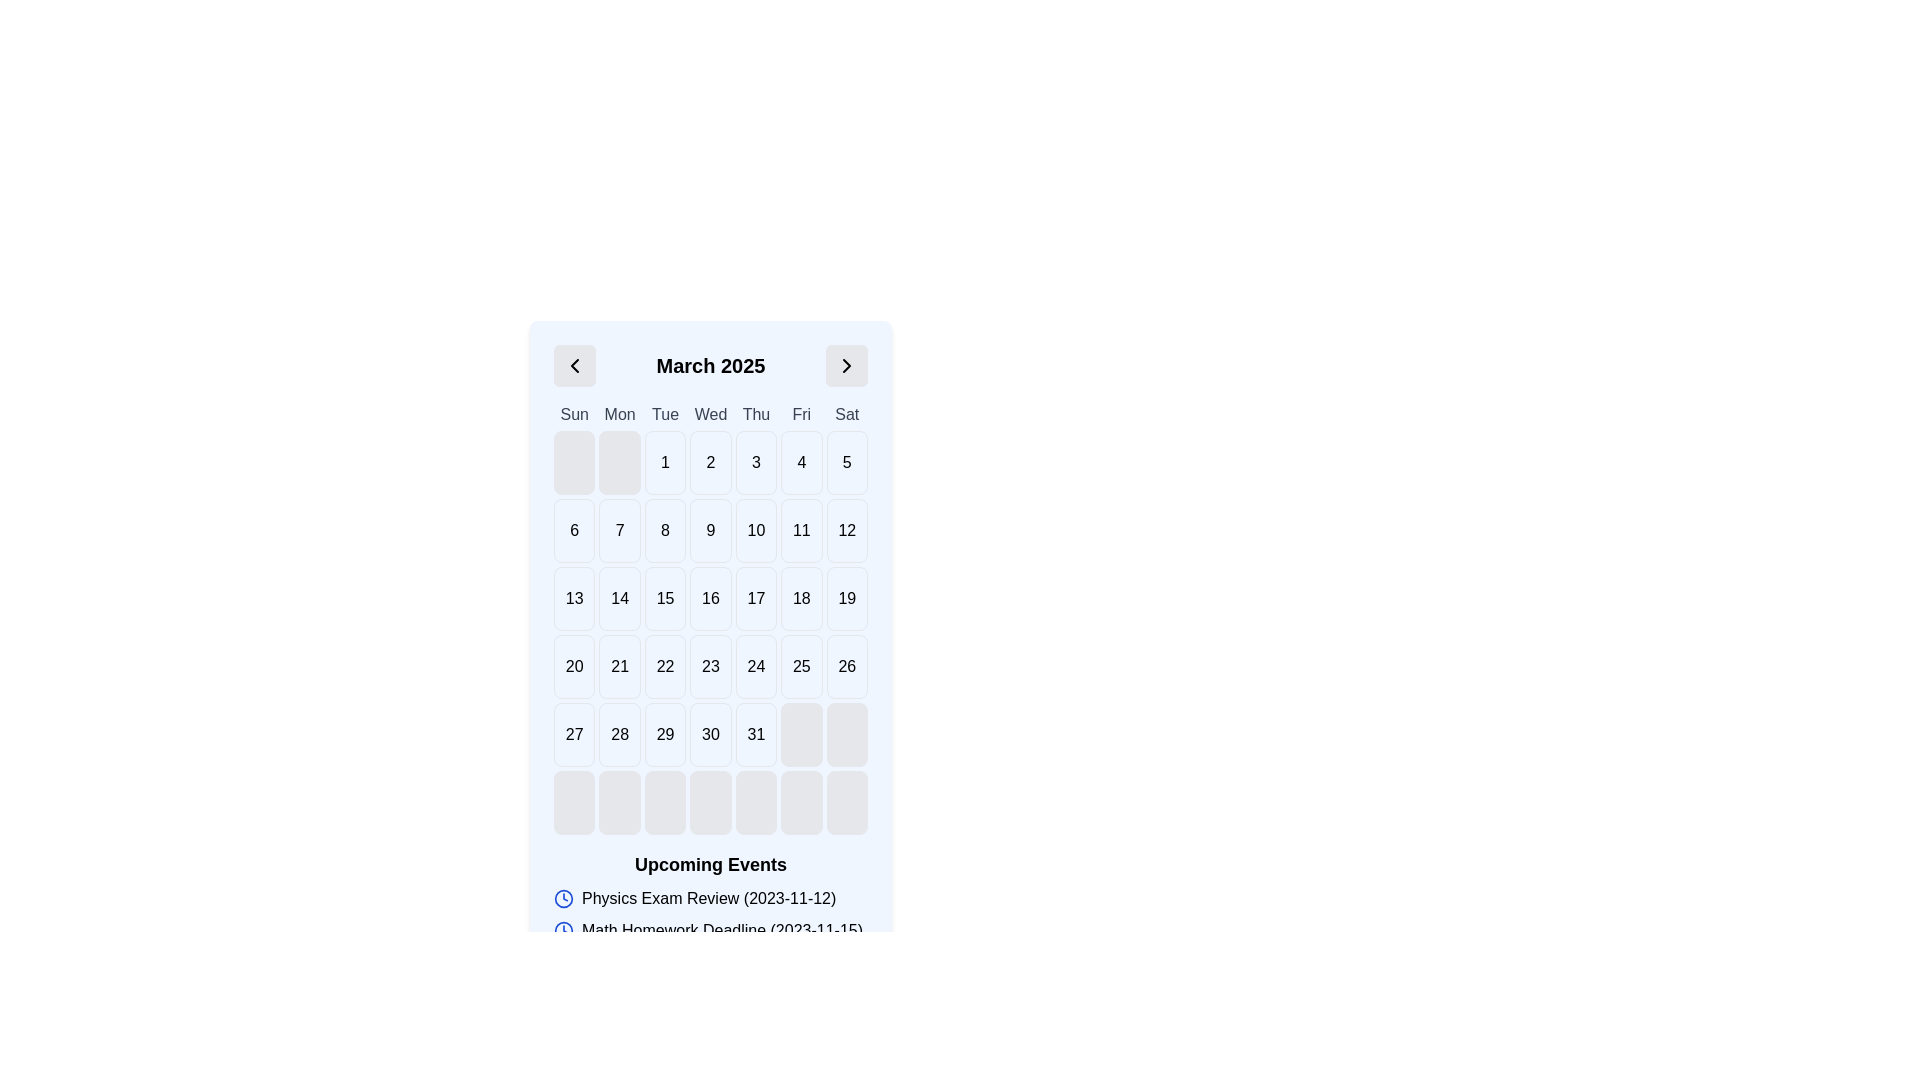  I want to click on the text label displaying 'Thu', which is the fifth item in a row of day names in the calendar interface, so click(755, 414).